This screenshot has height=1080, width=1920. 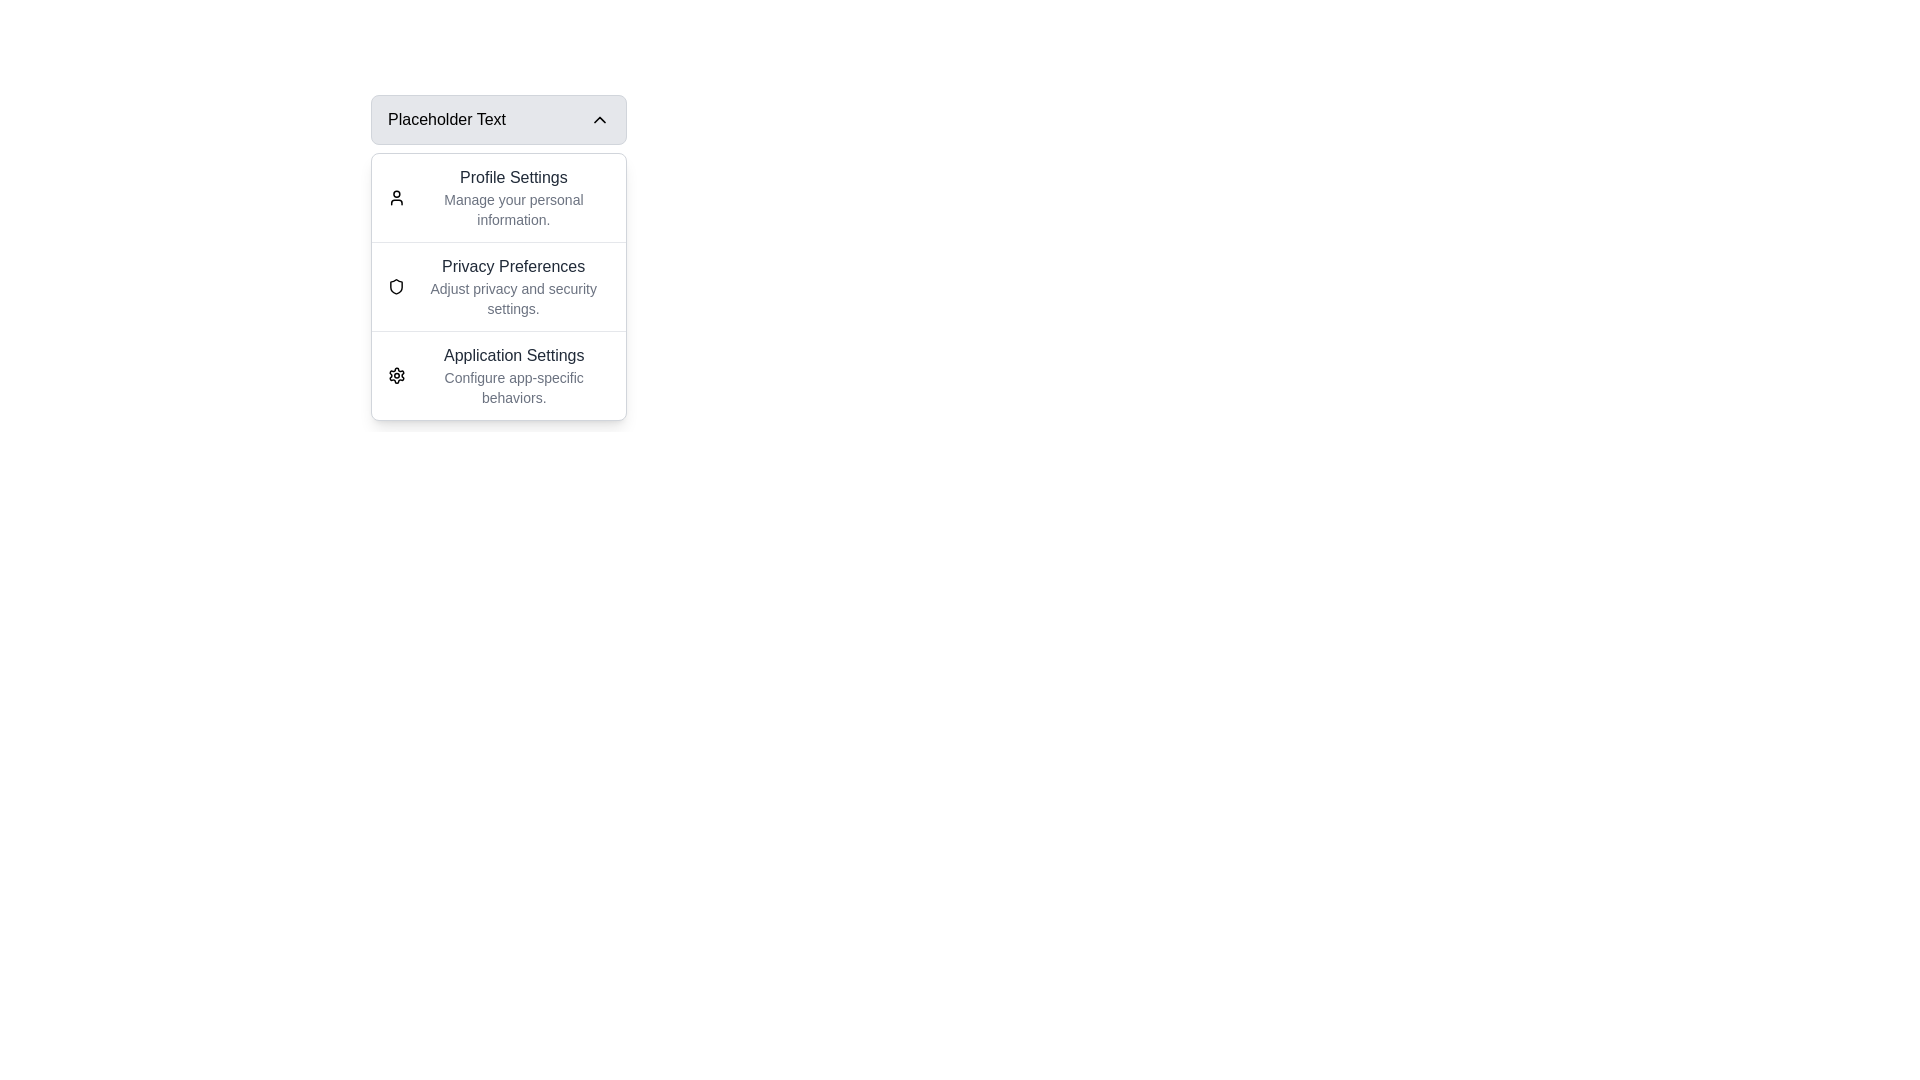 I want to click on the static text element containing 'Adjust privacy and security settings.' which is styled with a smaller gray font and positioned below the 'Privacy Preferences' title, so click(x=513, y=299).